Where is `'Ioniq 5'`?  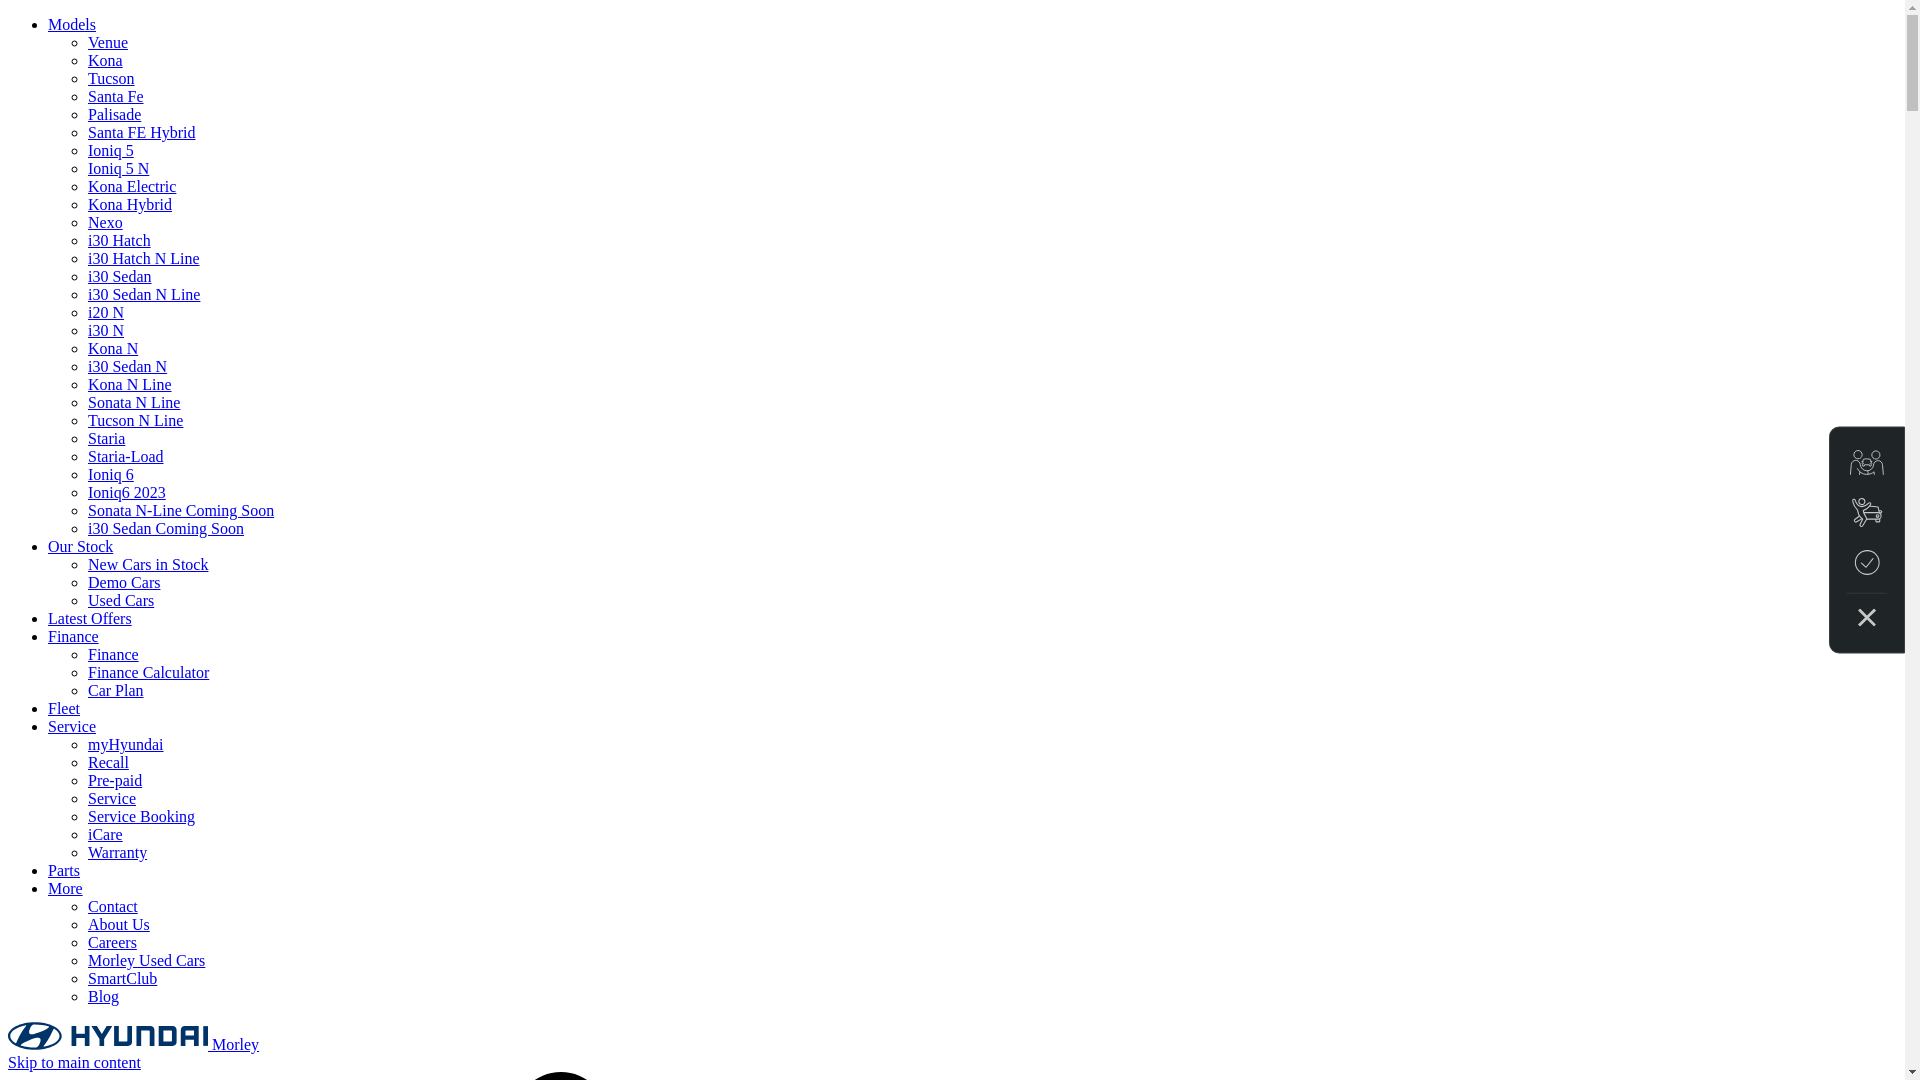 'Ioniq 5' is located at coordinates (109, 149).